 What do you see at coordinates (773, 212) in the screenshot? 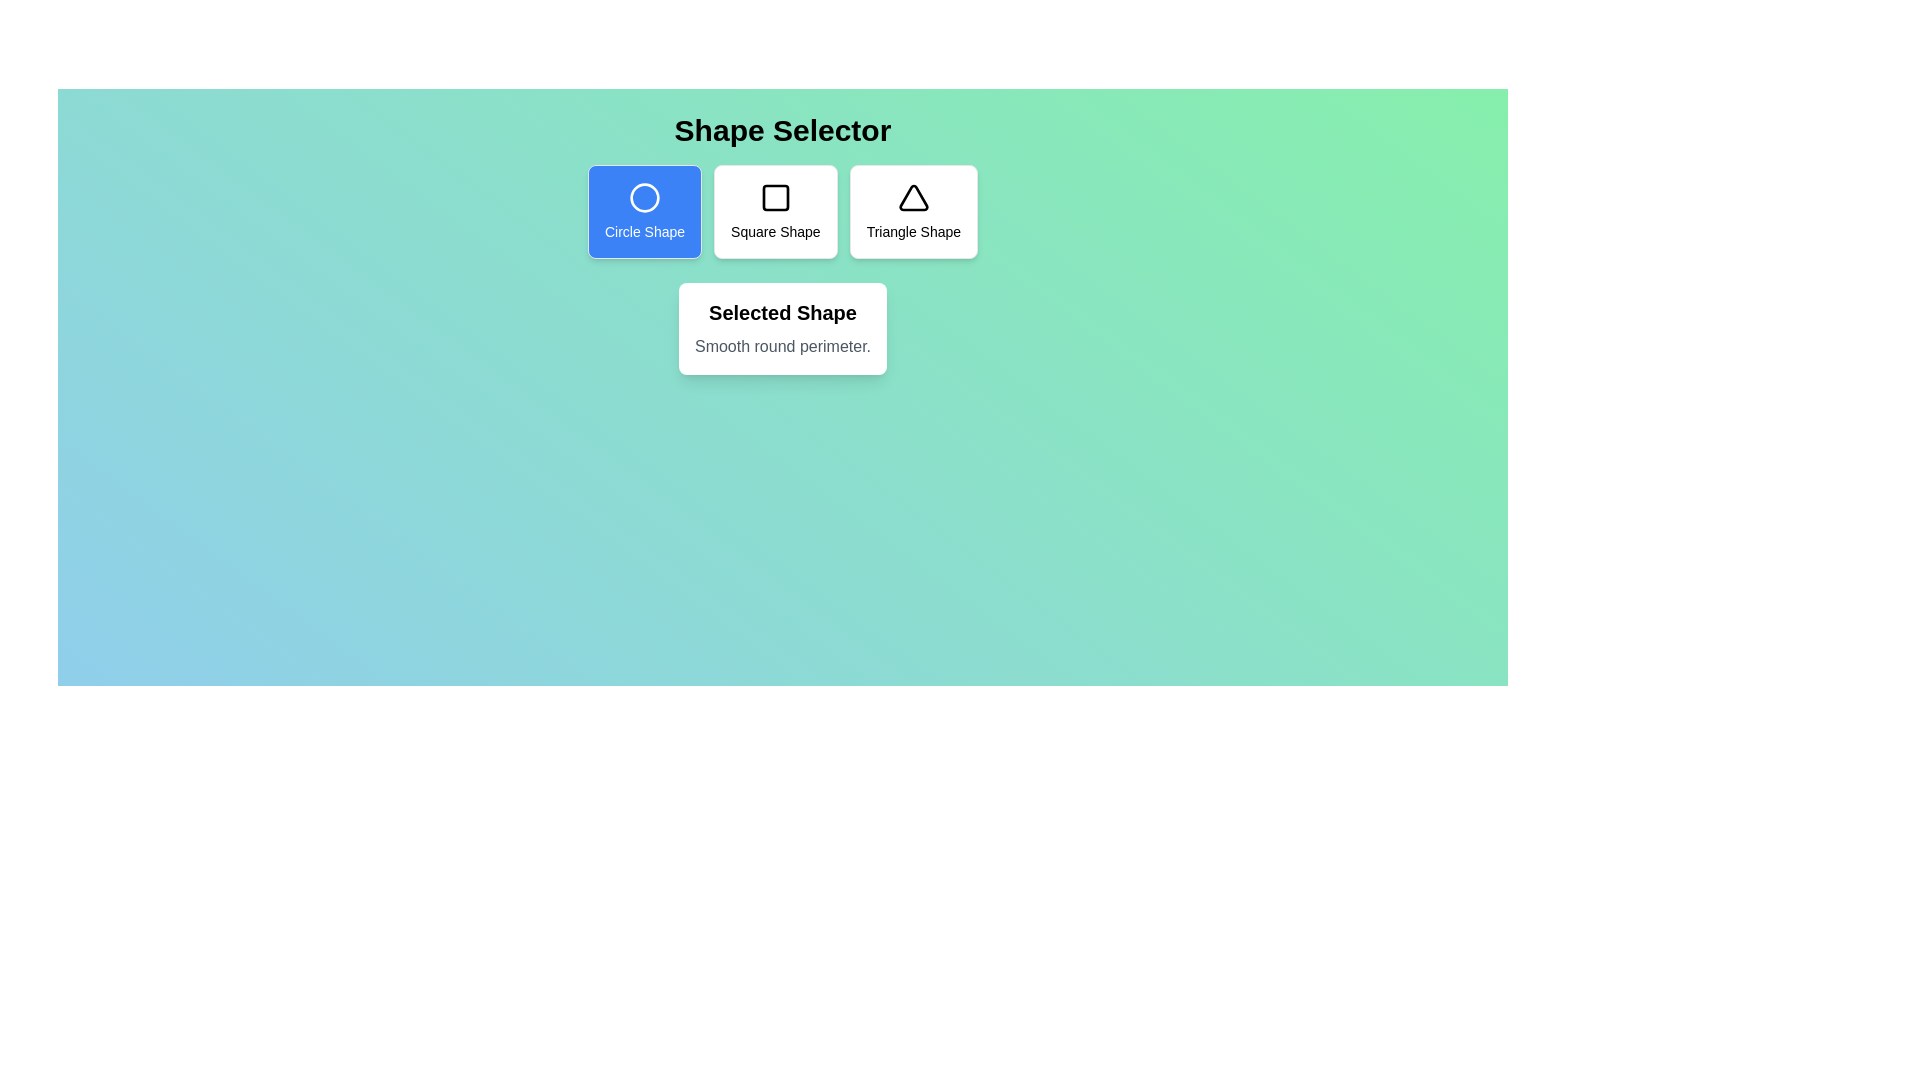
I see `the shape button corresponding to square` at bounding box center [773, 212].